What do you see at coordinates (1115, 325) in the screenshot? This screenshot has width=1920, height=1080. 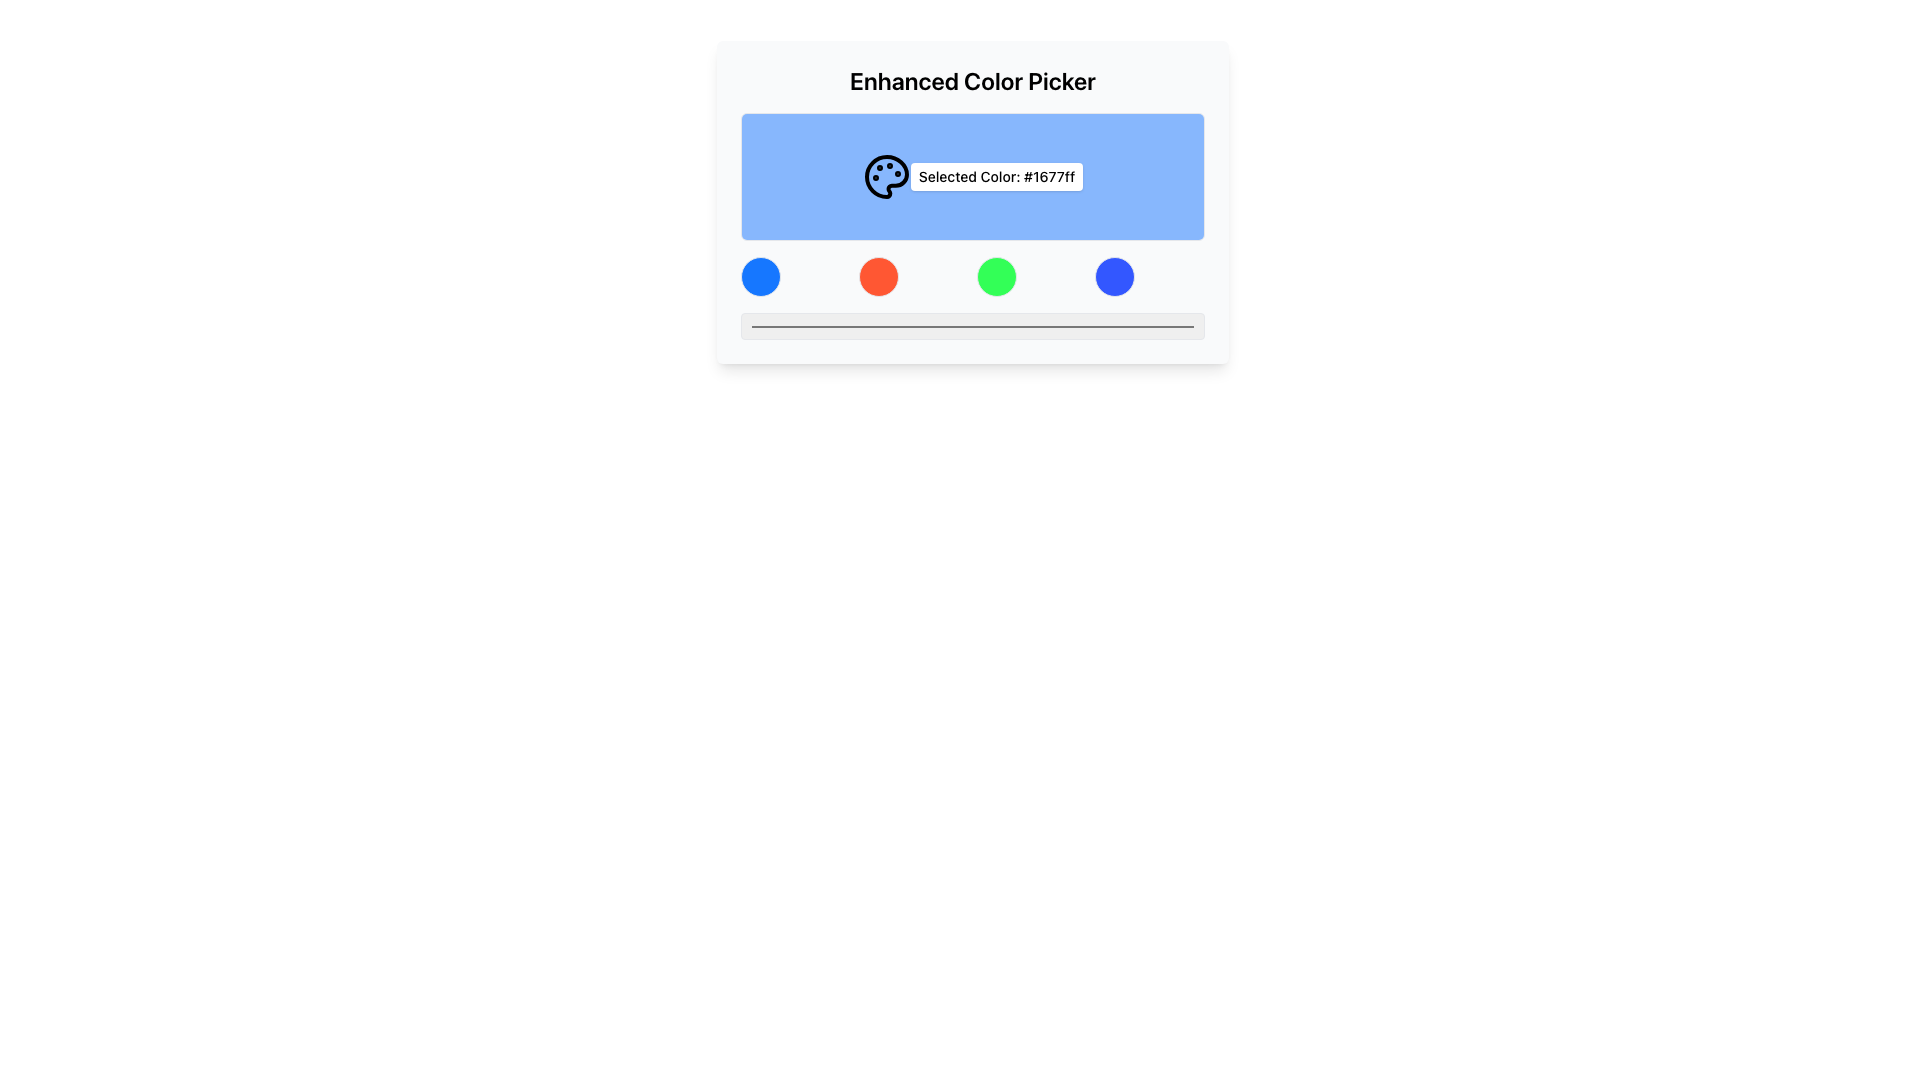 I see `the slider` at bounding box center [1115, 325].